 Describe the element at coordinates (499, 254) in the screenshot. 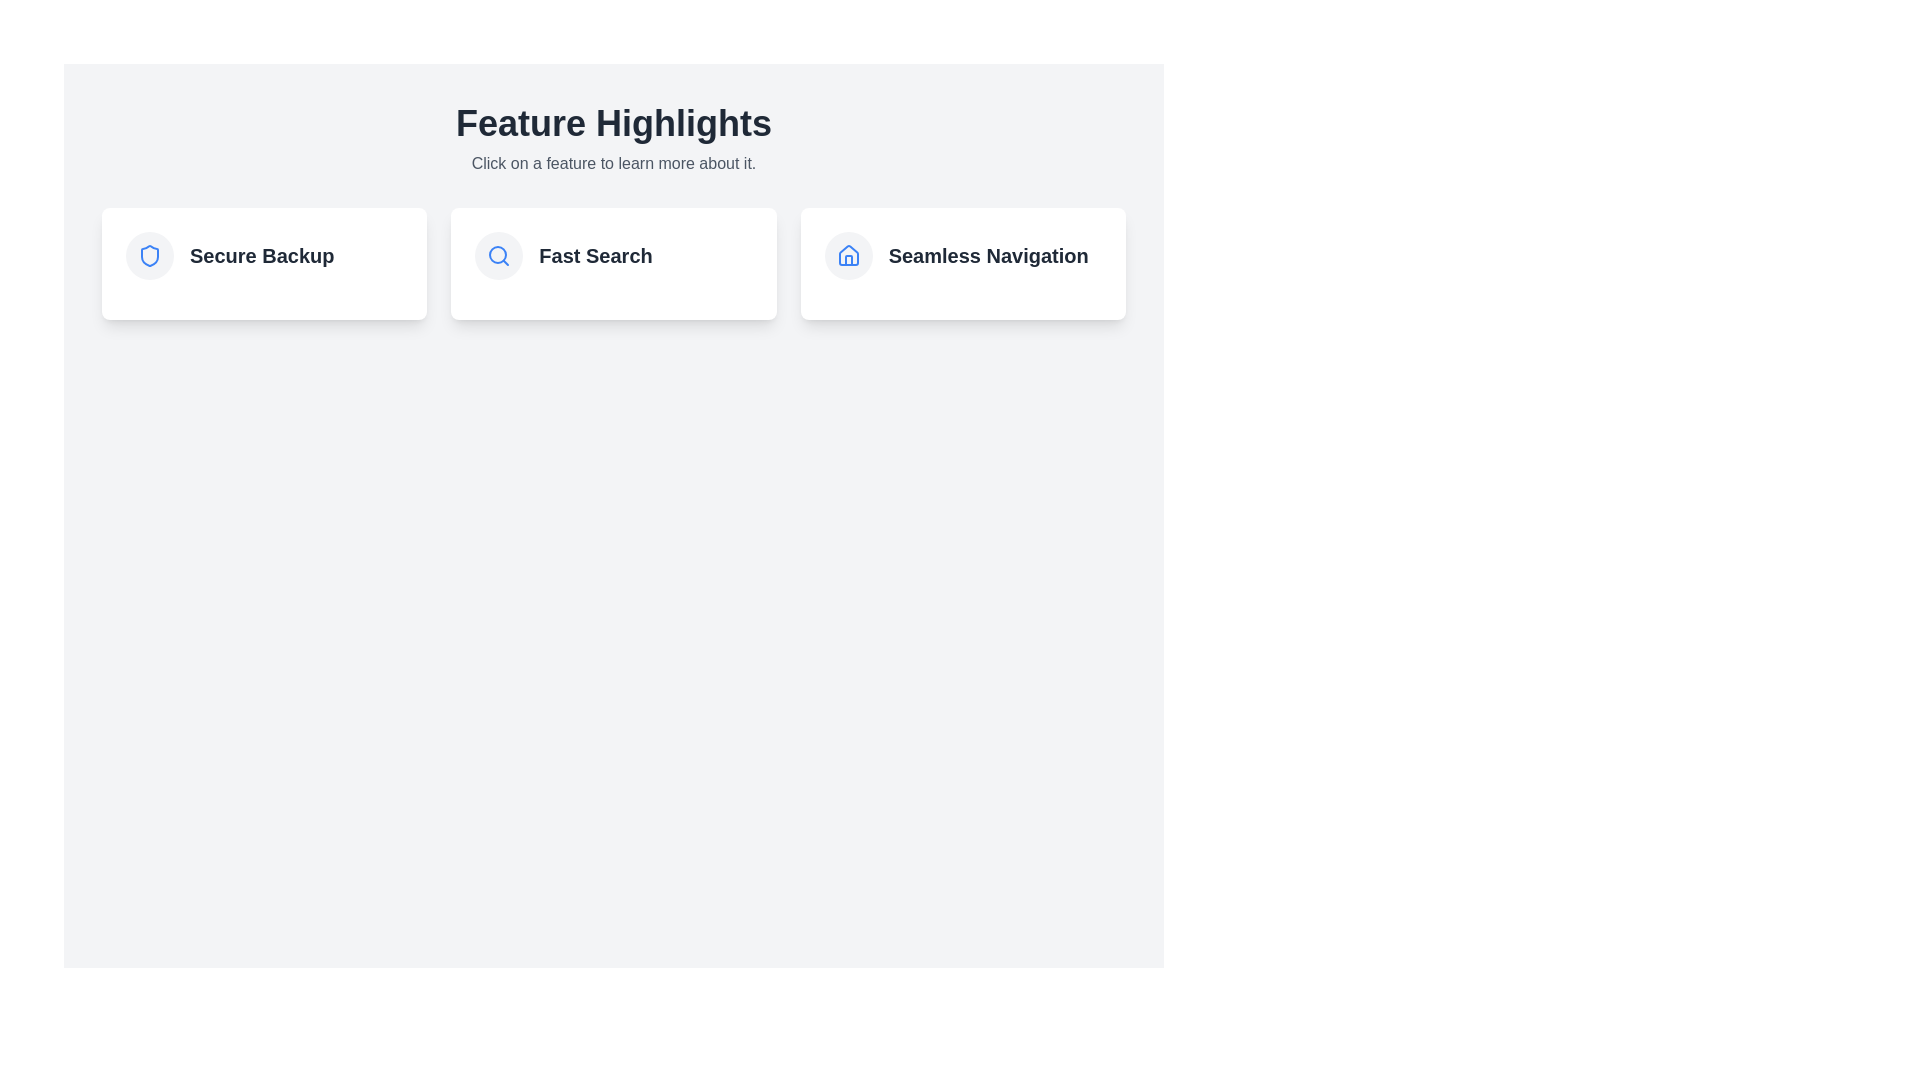

I see `the 'Fast Search' Icon Button located on the left side of the 'Fast Search' label within the second card of features` at that location.